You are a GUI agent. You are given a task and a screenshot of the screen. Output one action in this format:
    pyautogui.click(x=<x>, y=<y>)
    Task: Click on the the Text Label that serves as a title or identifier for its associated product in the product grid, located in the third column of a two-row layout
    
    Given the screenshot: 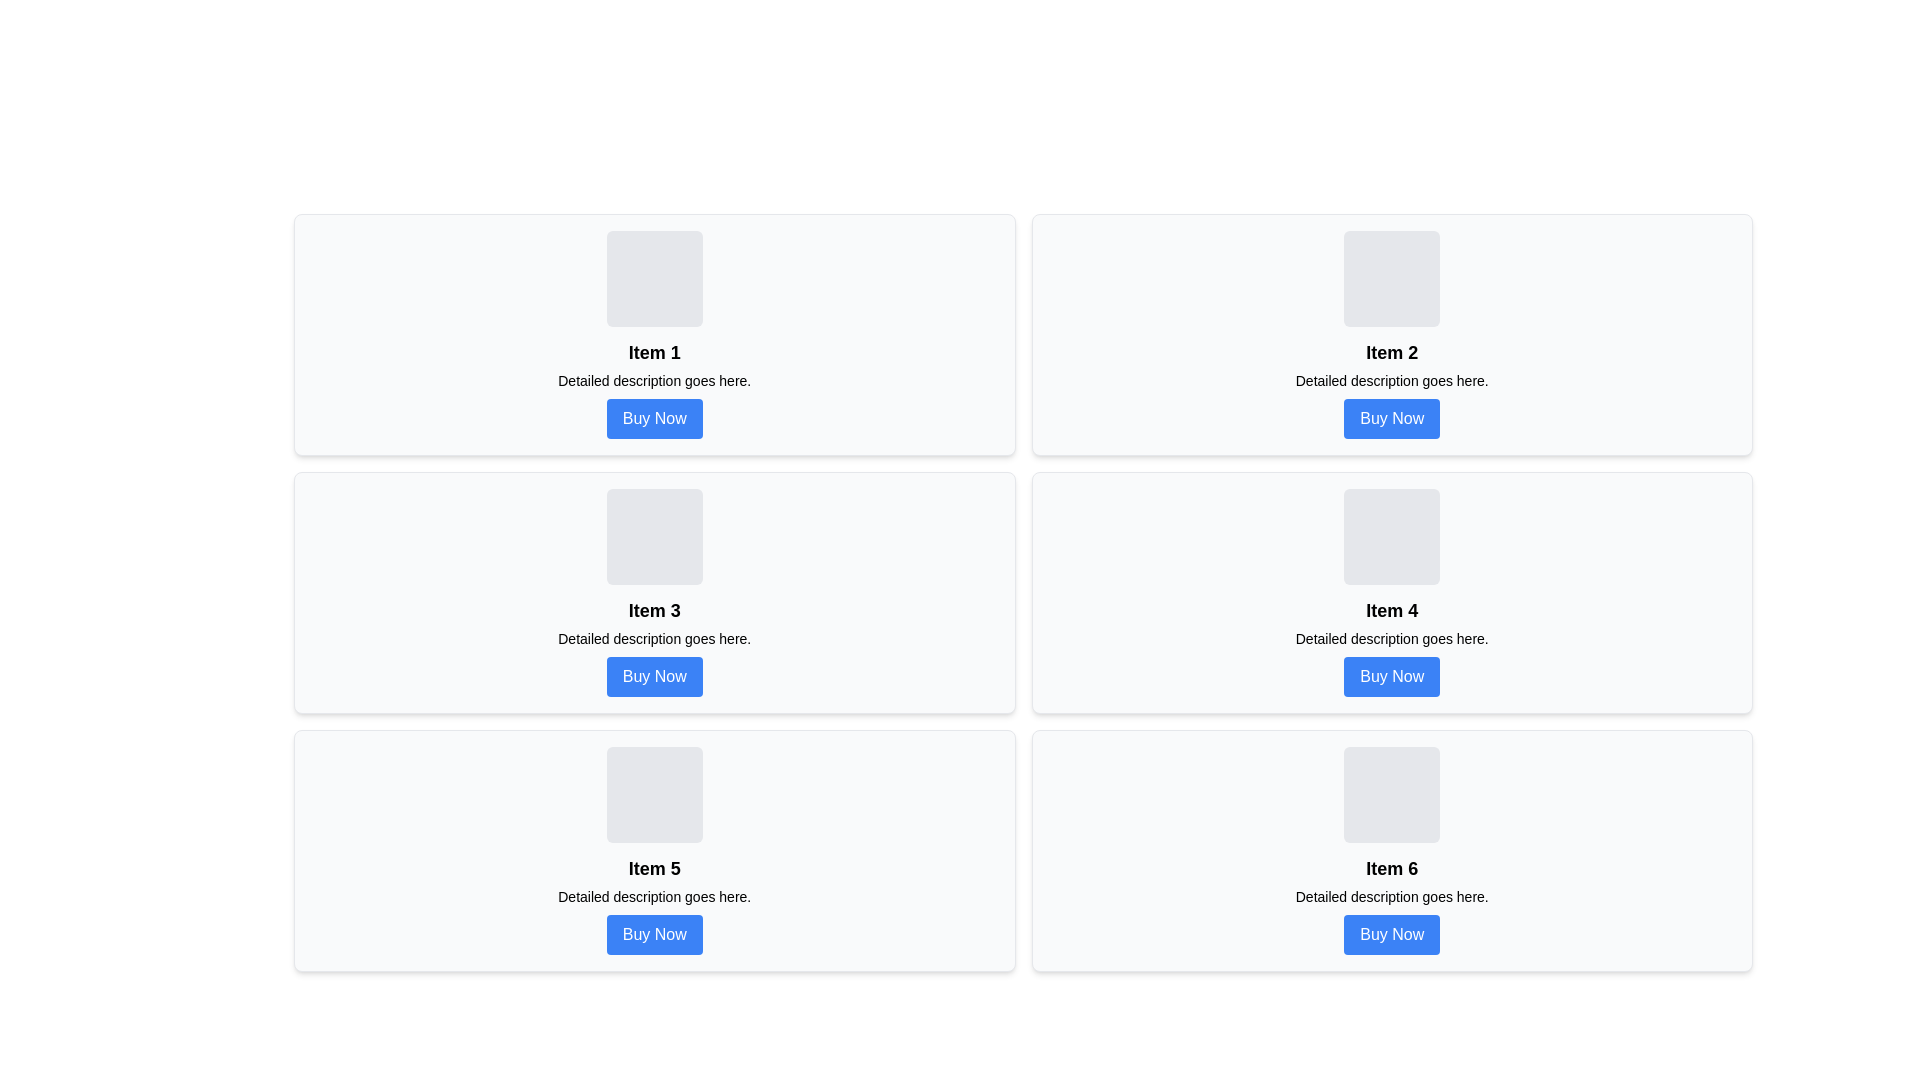 What is the action you would take?
    pyautogui.click(x=1391, y=609)
    